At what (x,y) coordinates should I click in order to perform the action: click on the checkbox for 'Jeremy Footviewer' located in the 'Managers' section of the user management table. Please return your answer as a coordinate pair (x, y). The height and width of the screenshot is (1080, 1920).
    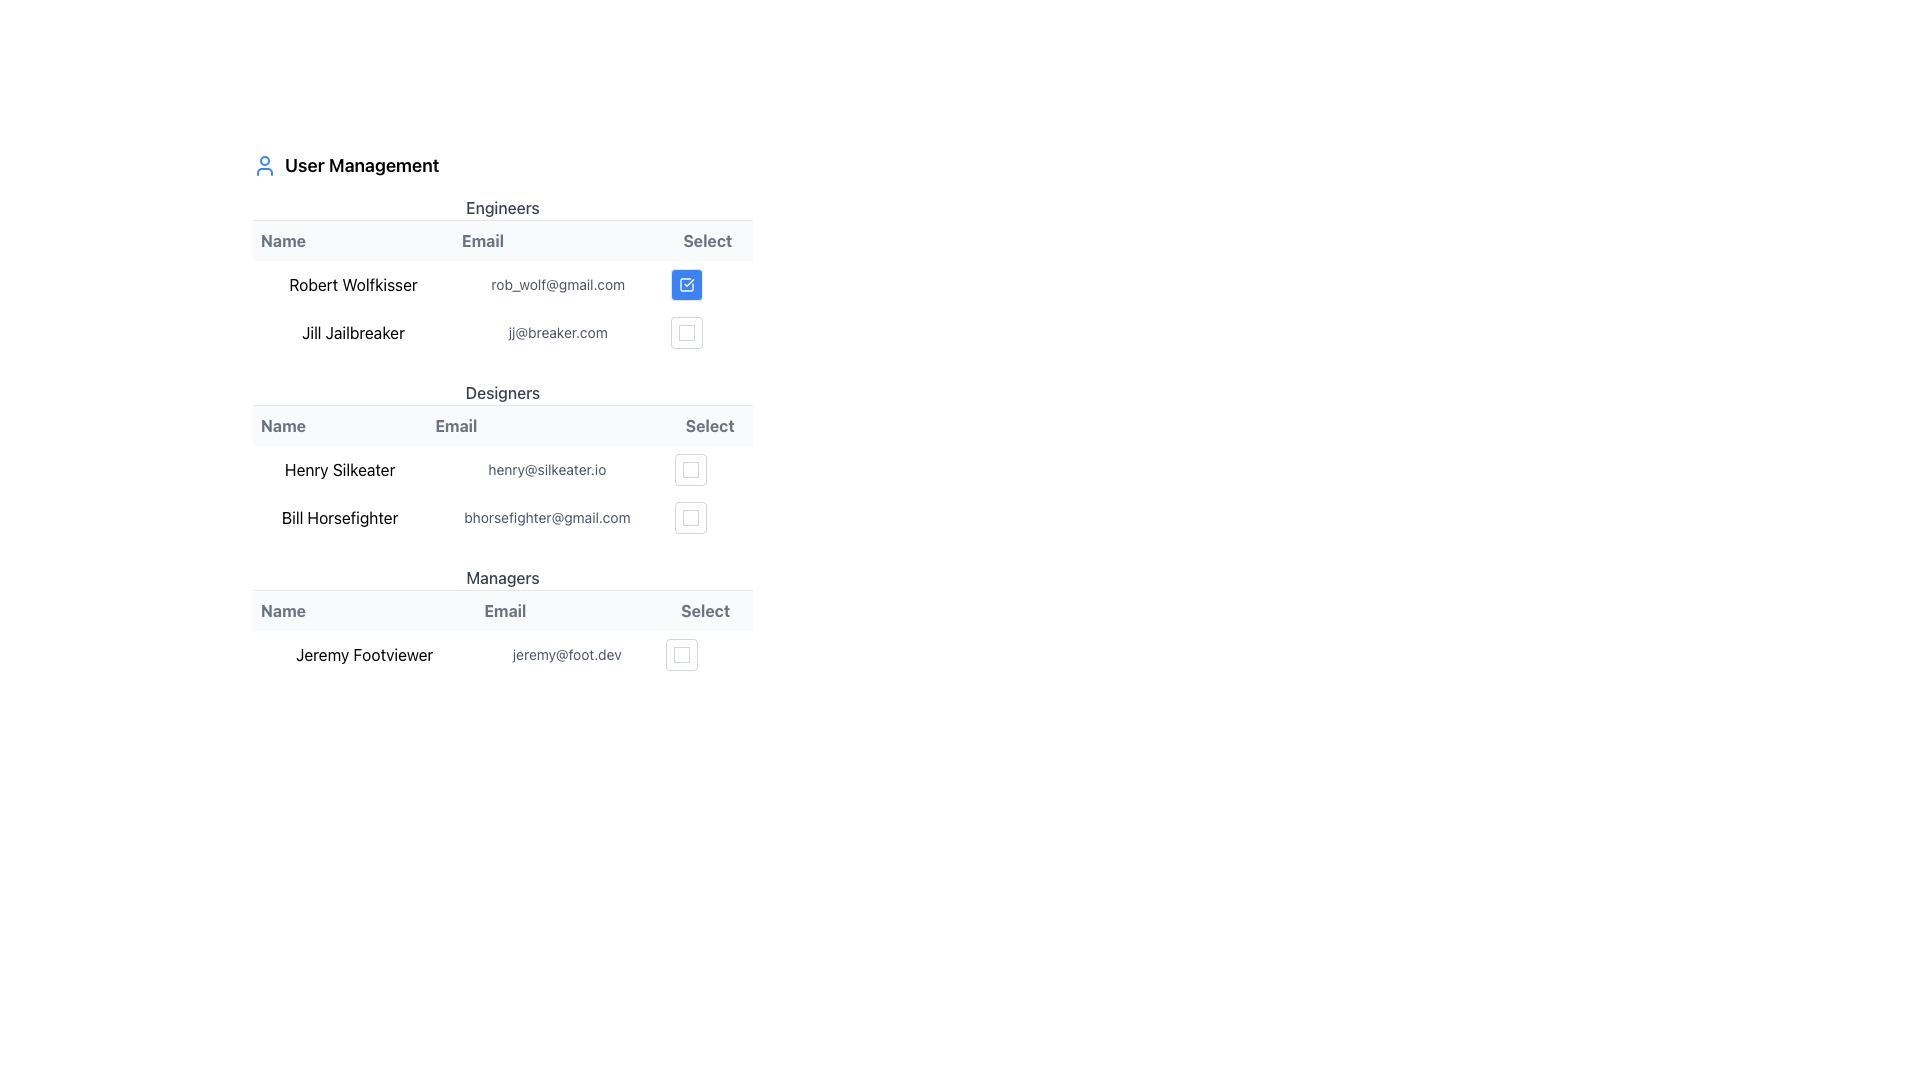
    Looking at the image, I should click on (682, 655).